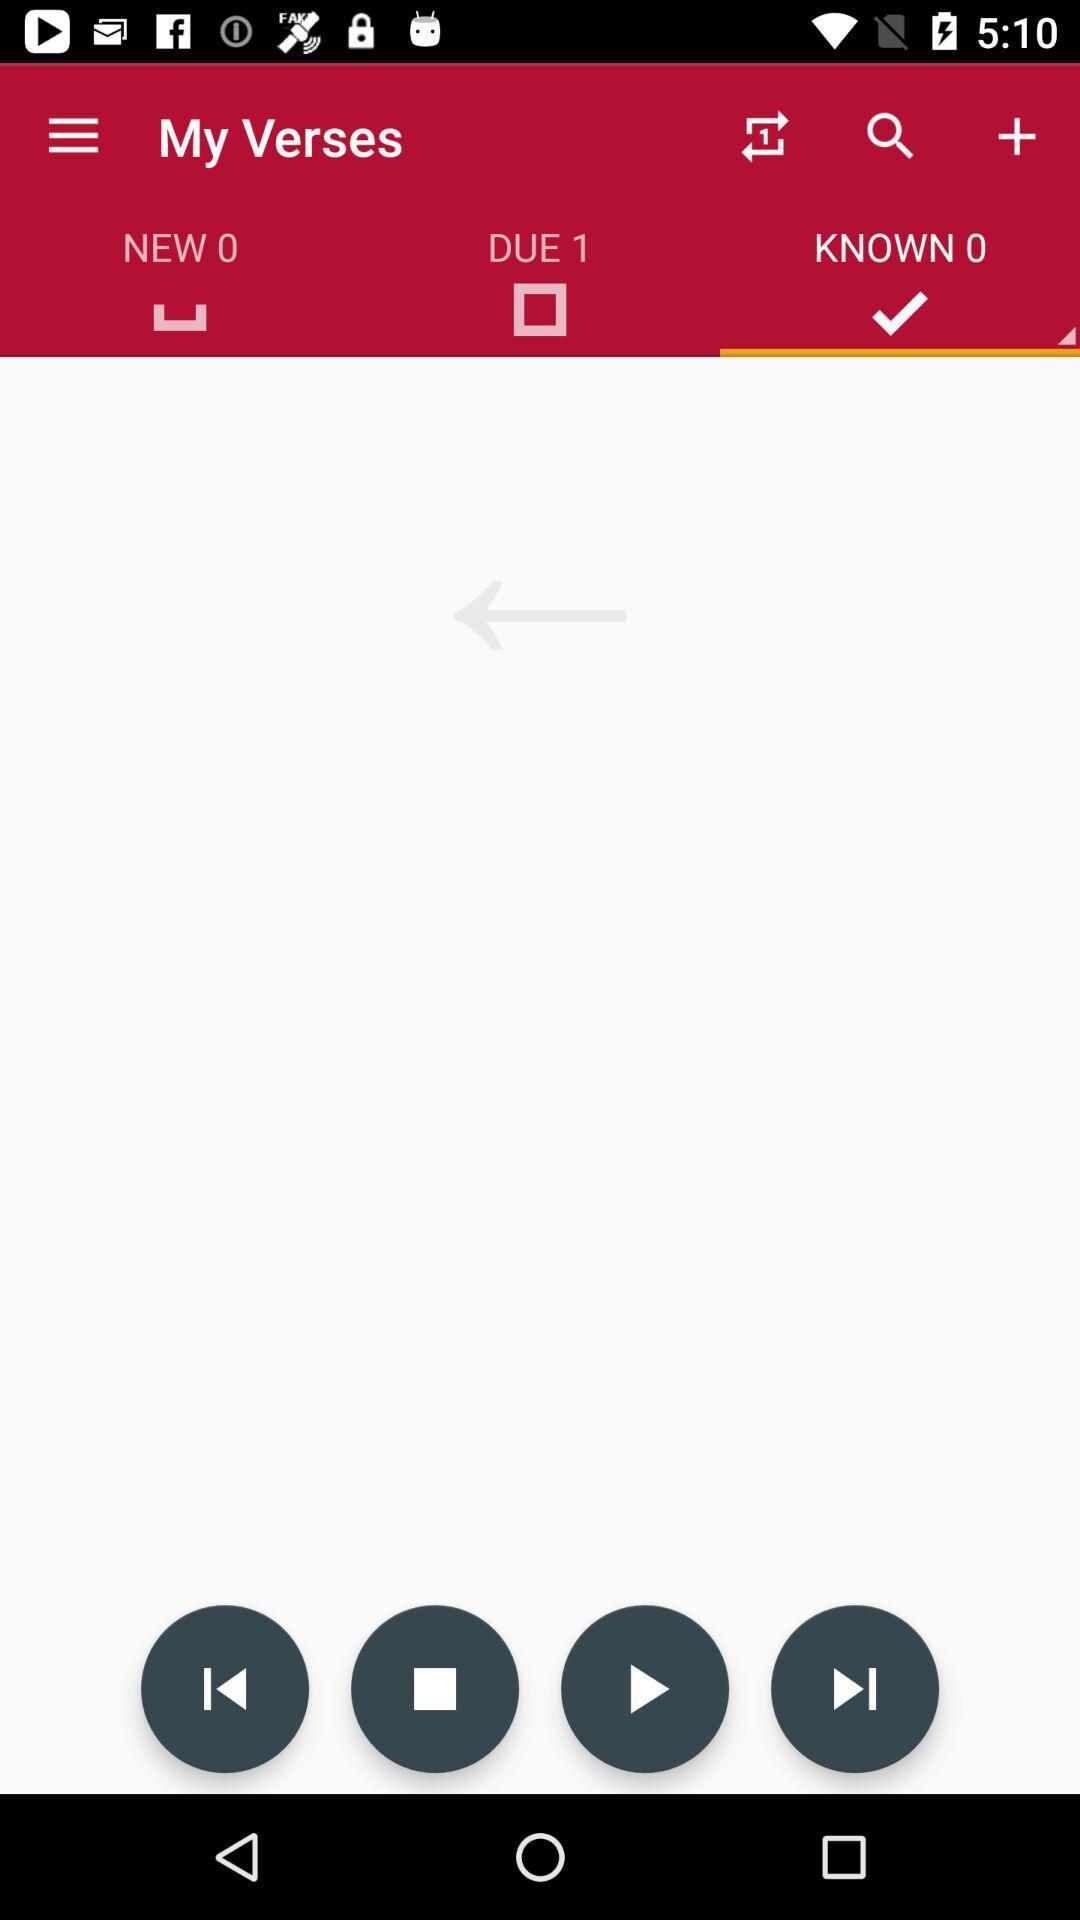 This screenshot has width=1080, height=1920. What do you see at coordinates (644, 1688) in the screenshot?
I see `the play icon` at bounding box center [644, 1688].